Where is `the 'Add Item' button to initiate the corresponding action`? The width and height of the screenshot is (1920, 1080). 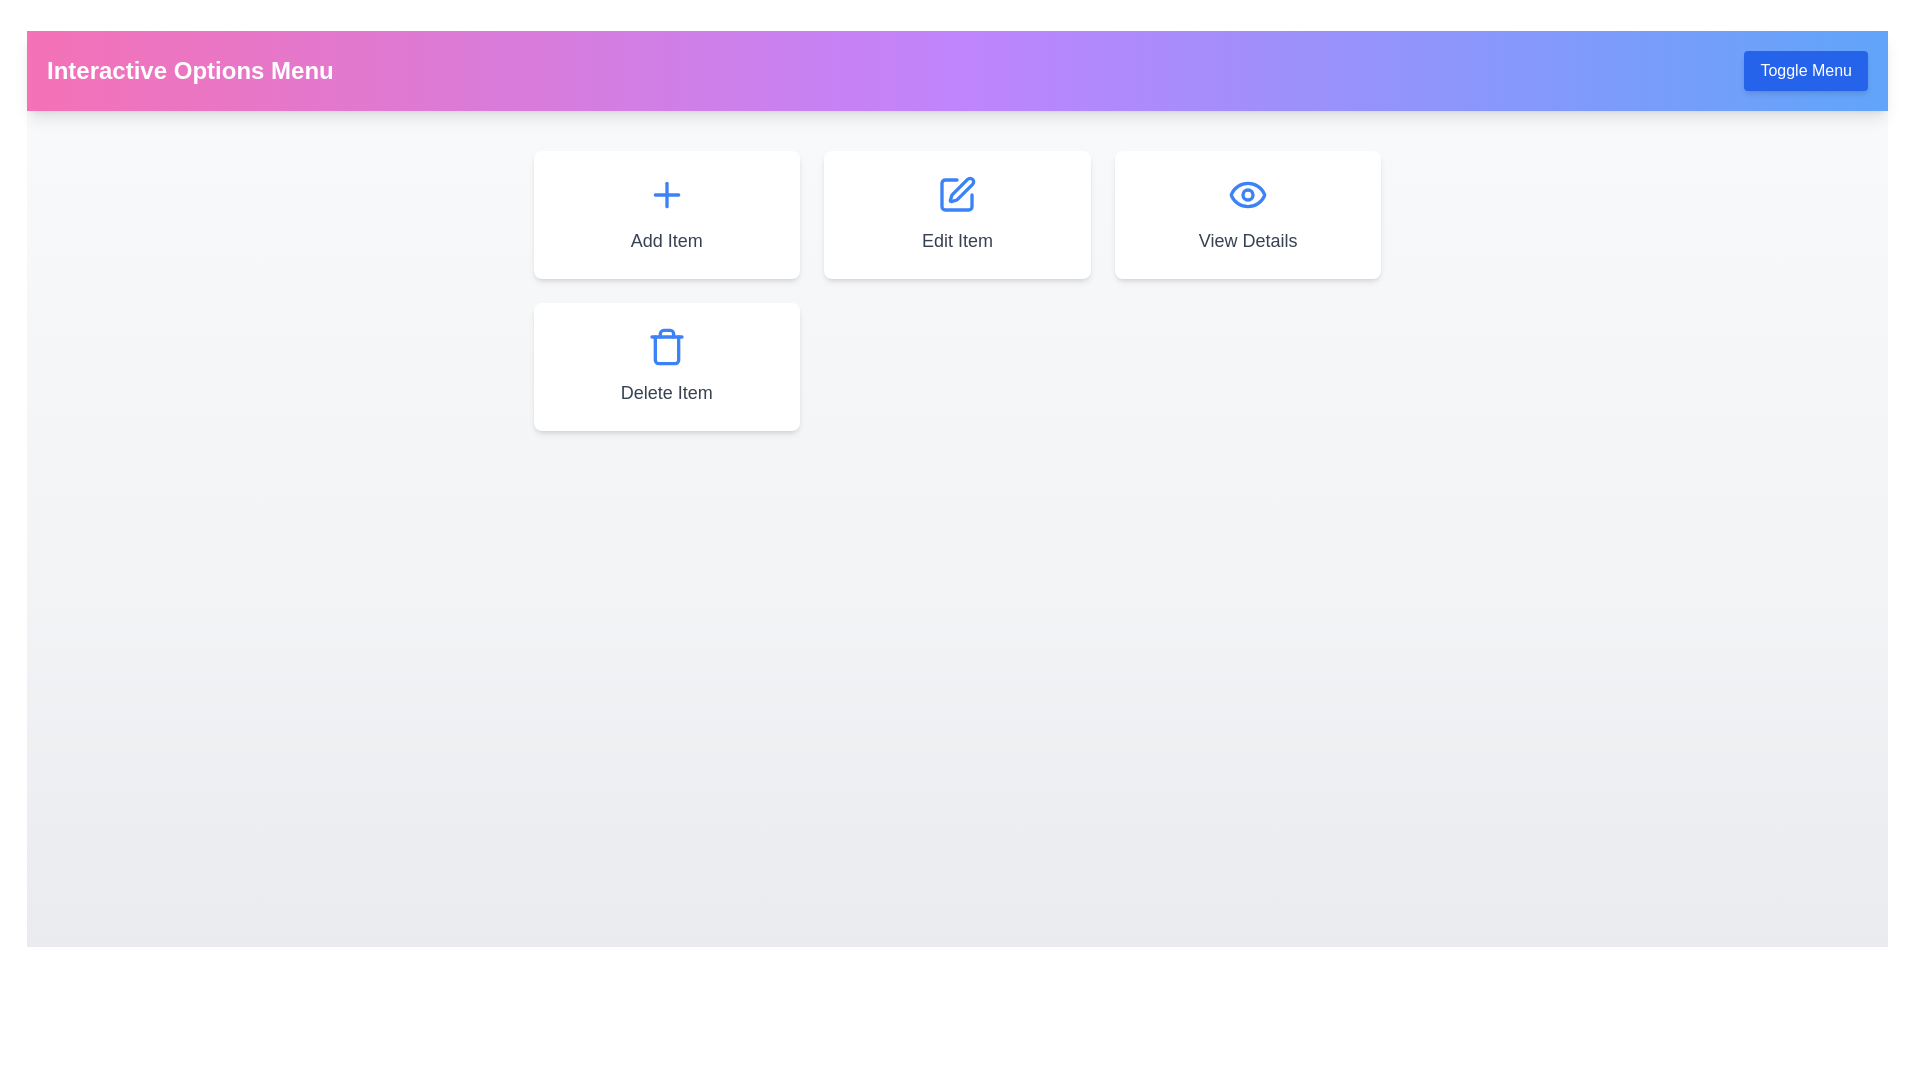 the 'Add Item' button to initiate the corresponding action is located at coordinates (666, 215).